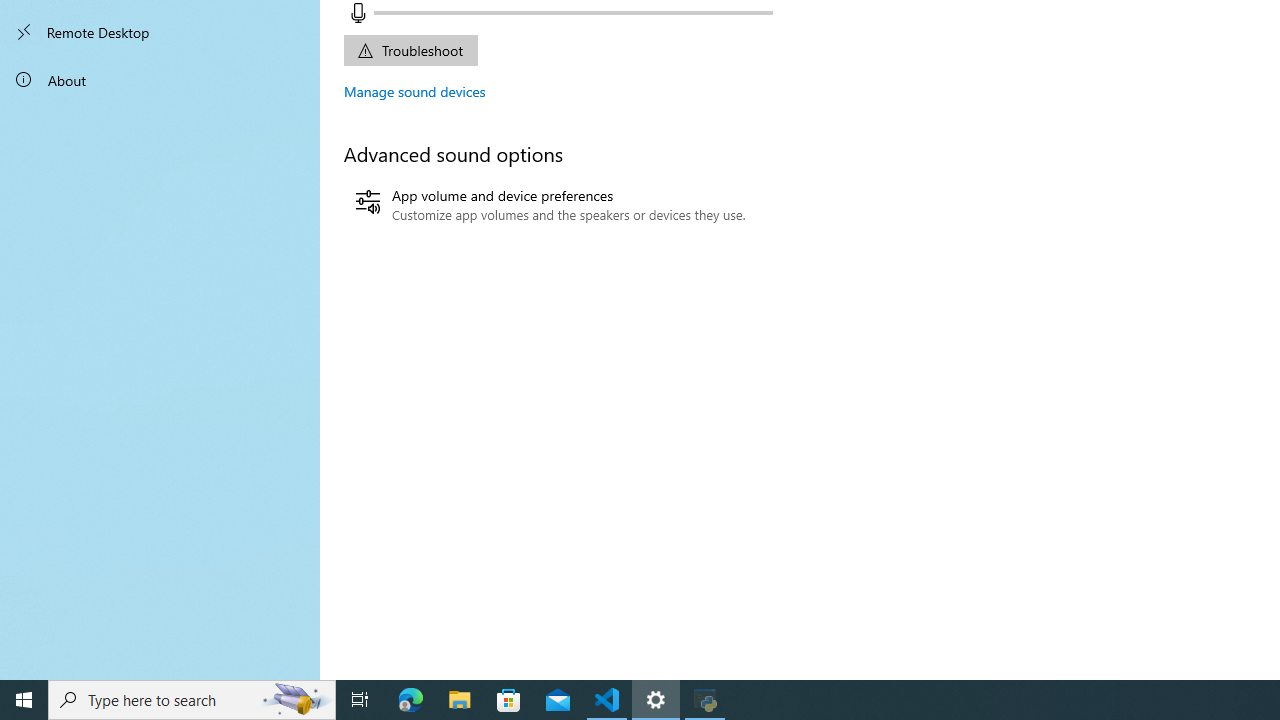 The image size is (1280, 720). What do you see at coordinates (551, 205) in the screenshot?
I see `'App volume and device preferences'` at bounding box center [551, 205].